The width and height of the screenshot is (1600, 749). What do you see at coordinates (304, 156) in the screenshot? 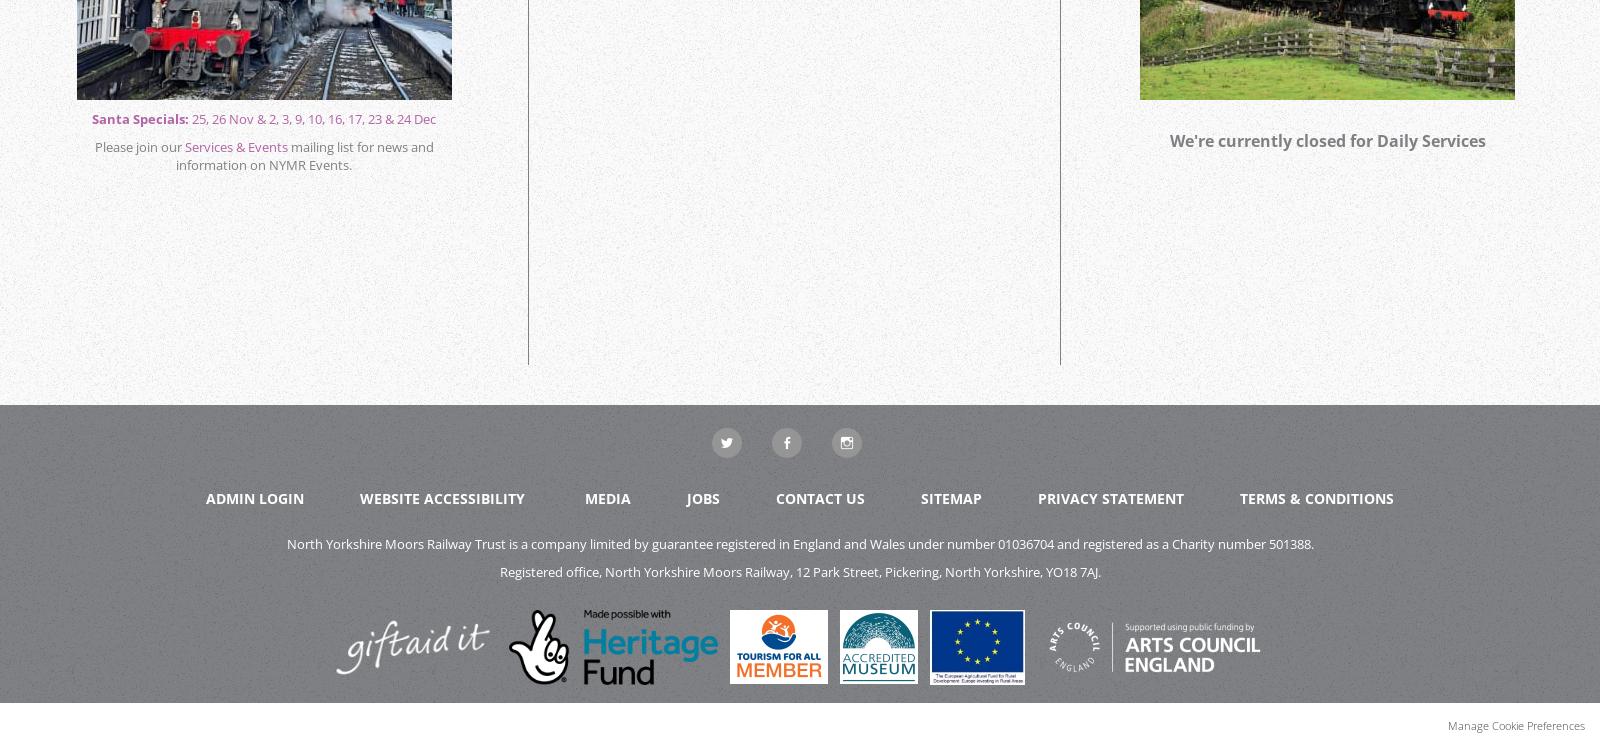
I see `'mailing list for news and information on NYMR Events.'` at bounding box center [304, 156].